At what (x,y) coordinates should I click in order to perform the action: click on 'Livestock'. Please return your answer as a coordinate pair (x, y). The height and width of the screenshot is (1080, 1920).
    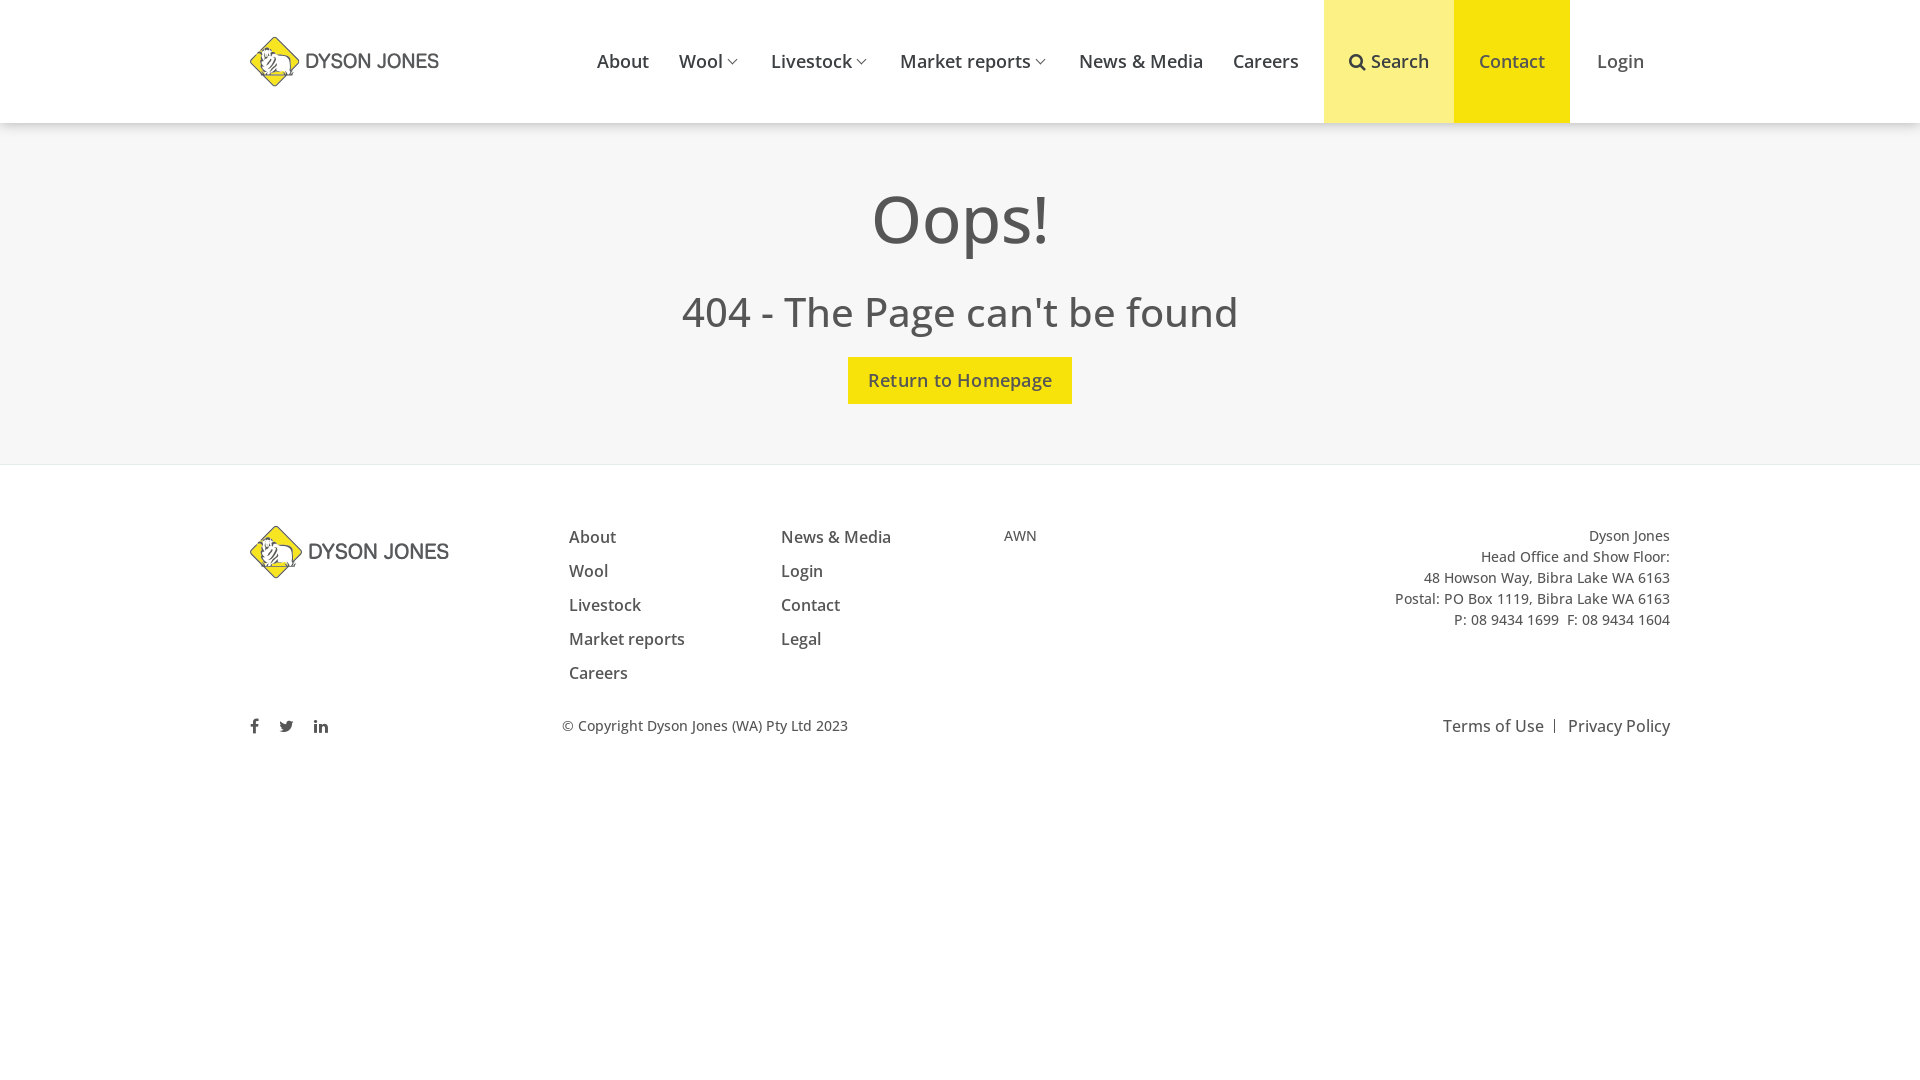
    Looking at the image, I should click on (820, 60).